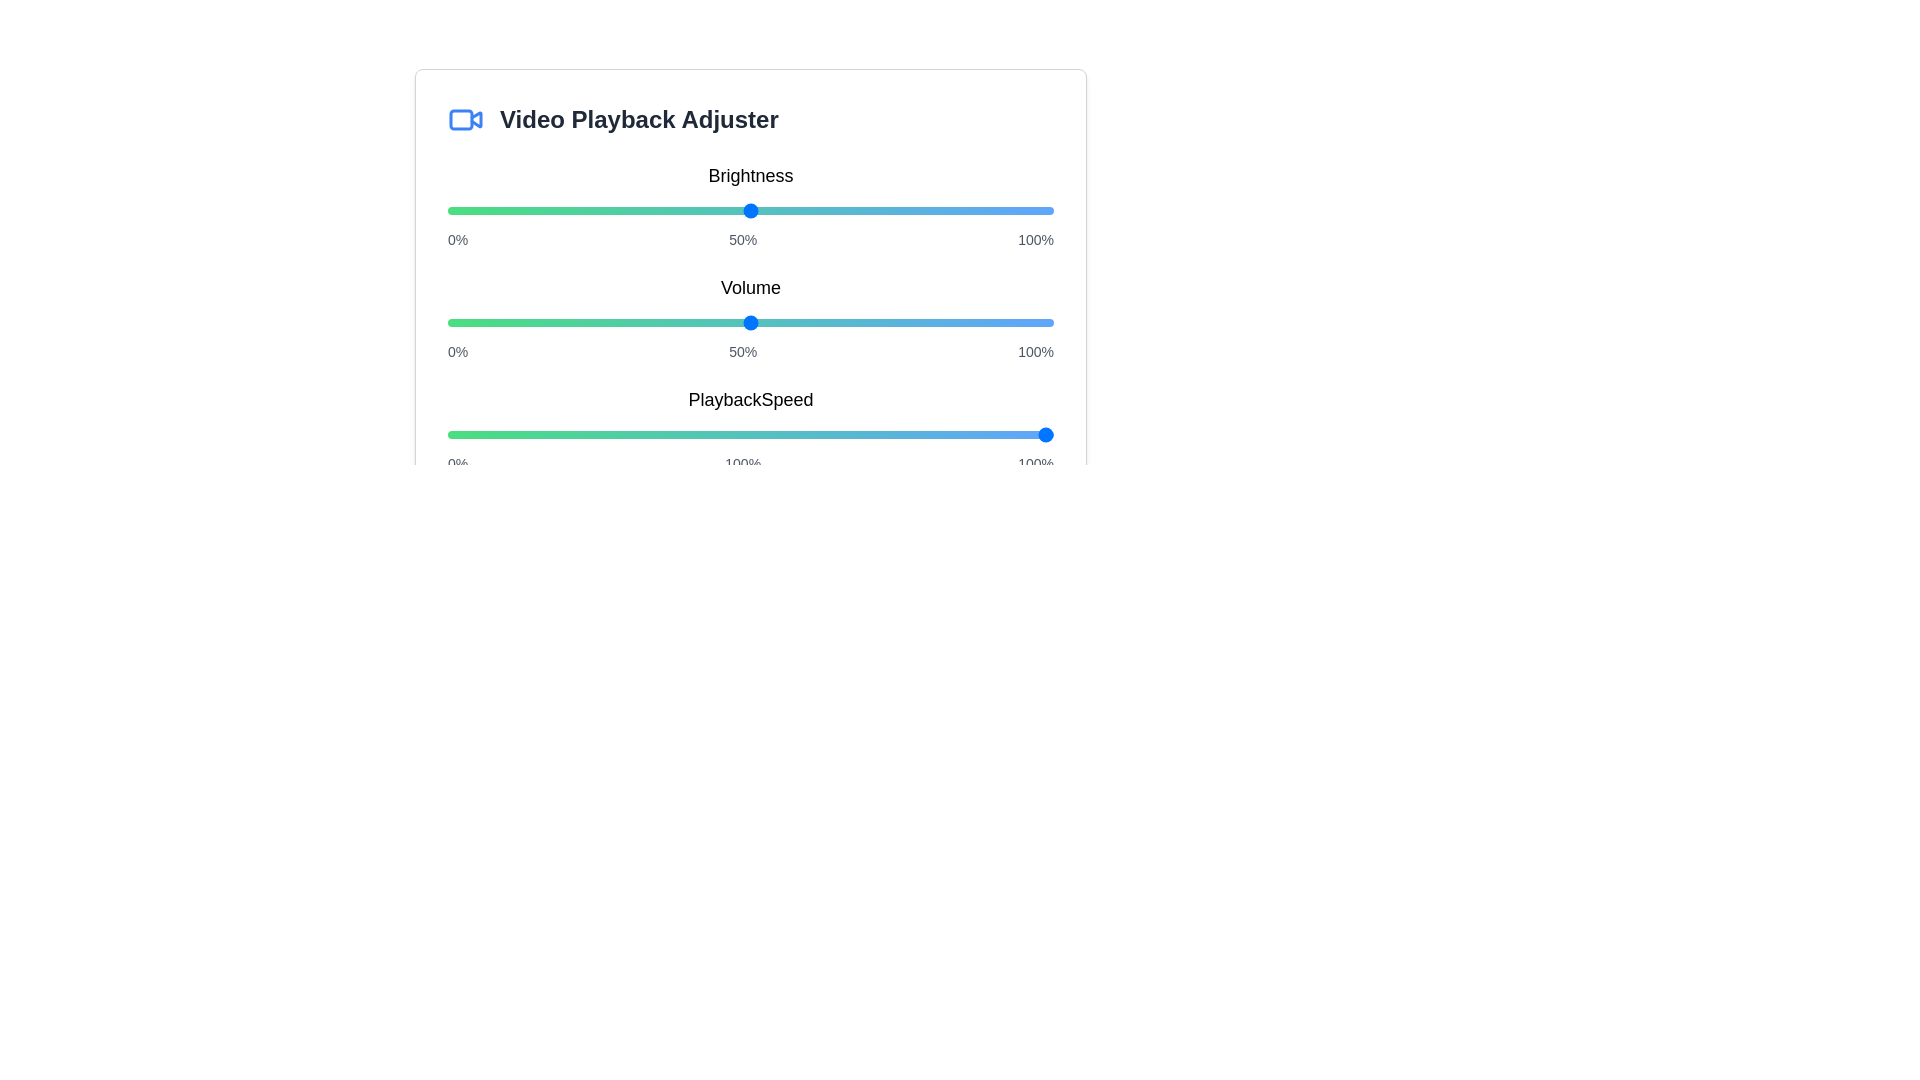 The height and width of the screenshot is (1080, 1920). I want to click on the brightness slider to 75%, so click(901, 211).